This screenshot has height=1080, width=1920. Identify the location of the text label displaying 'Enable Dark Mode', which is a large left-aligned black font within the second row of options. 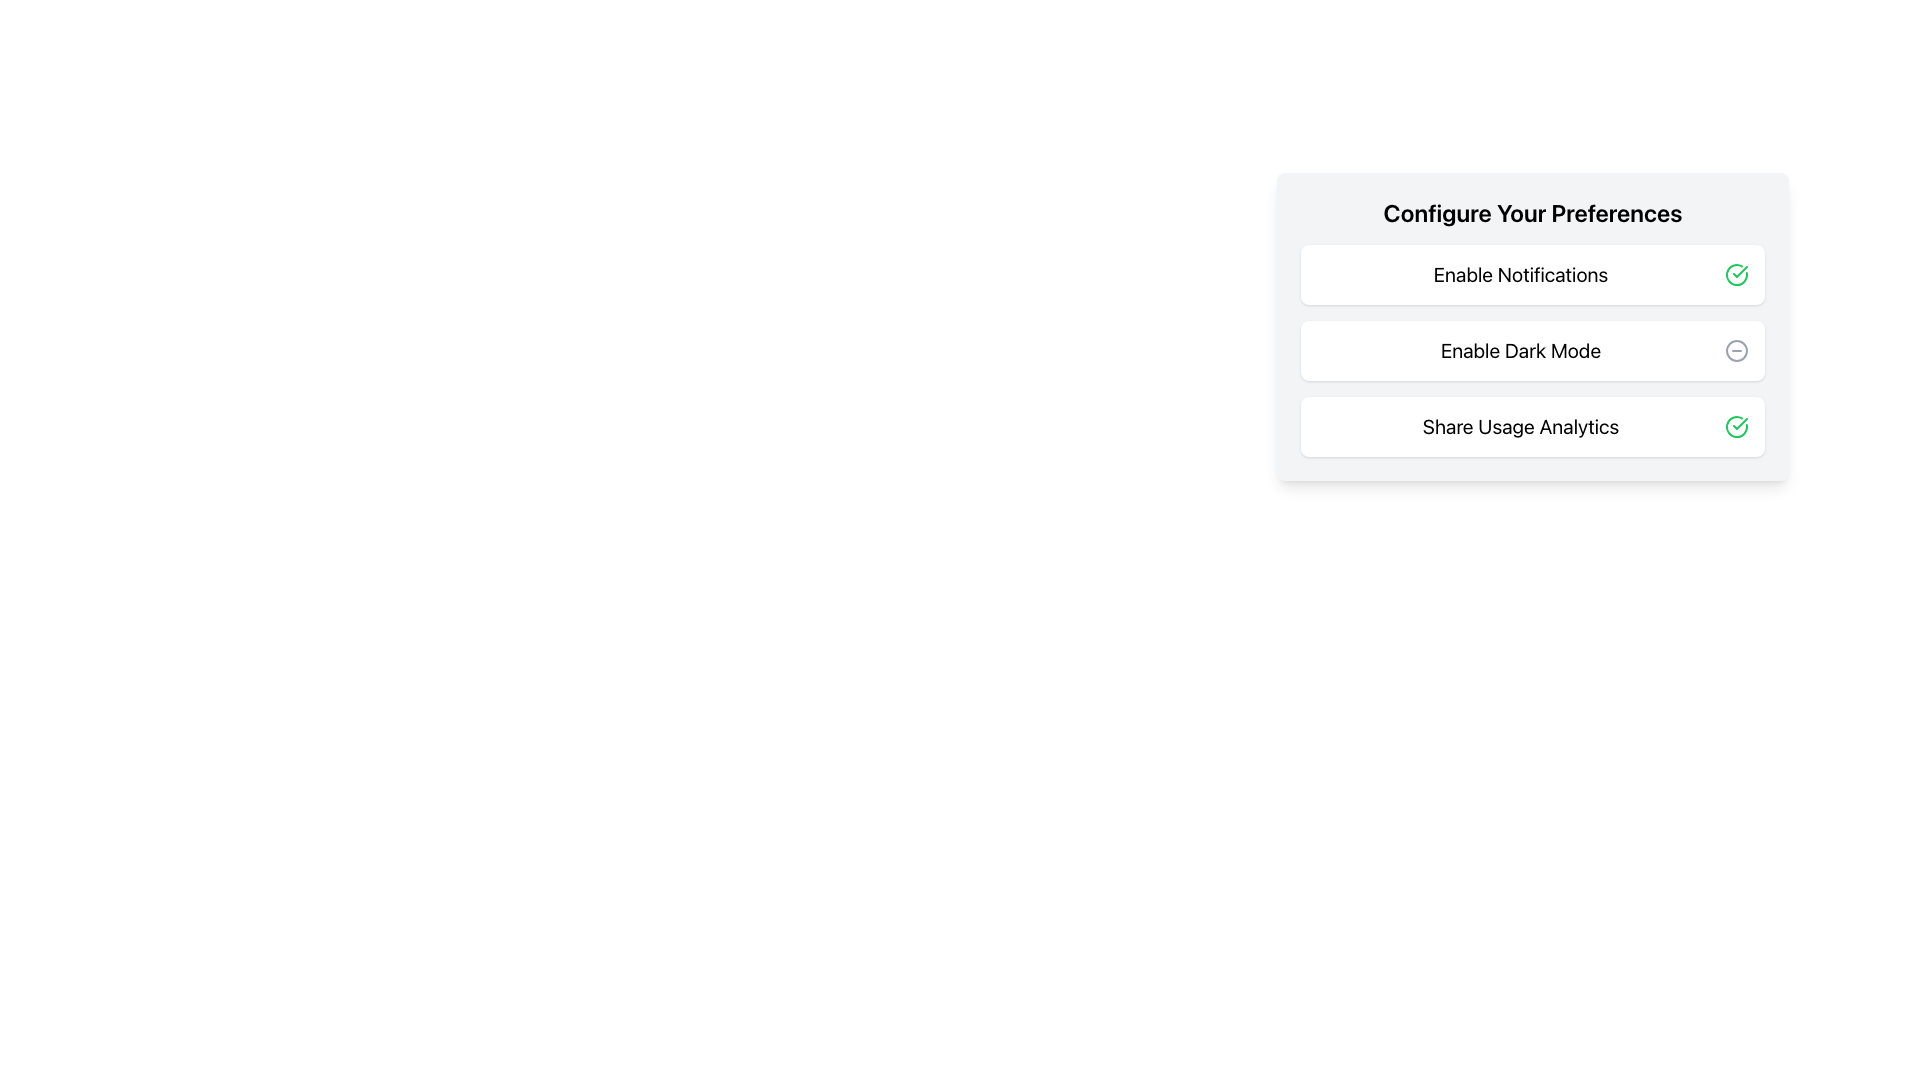
(1520, 350).